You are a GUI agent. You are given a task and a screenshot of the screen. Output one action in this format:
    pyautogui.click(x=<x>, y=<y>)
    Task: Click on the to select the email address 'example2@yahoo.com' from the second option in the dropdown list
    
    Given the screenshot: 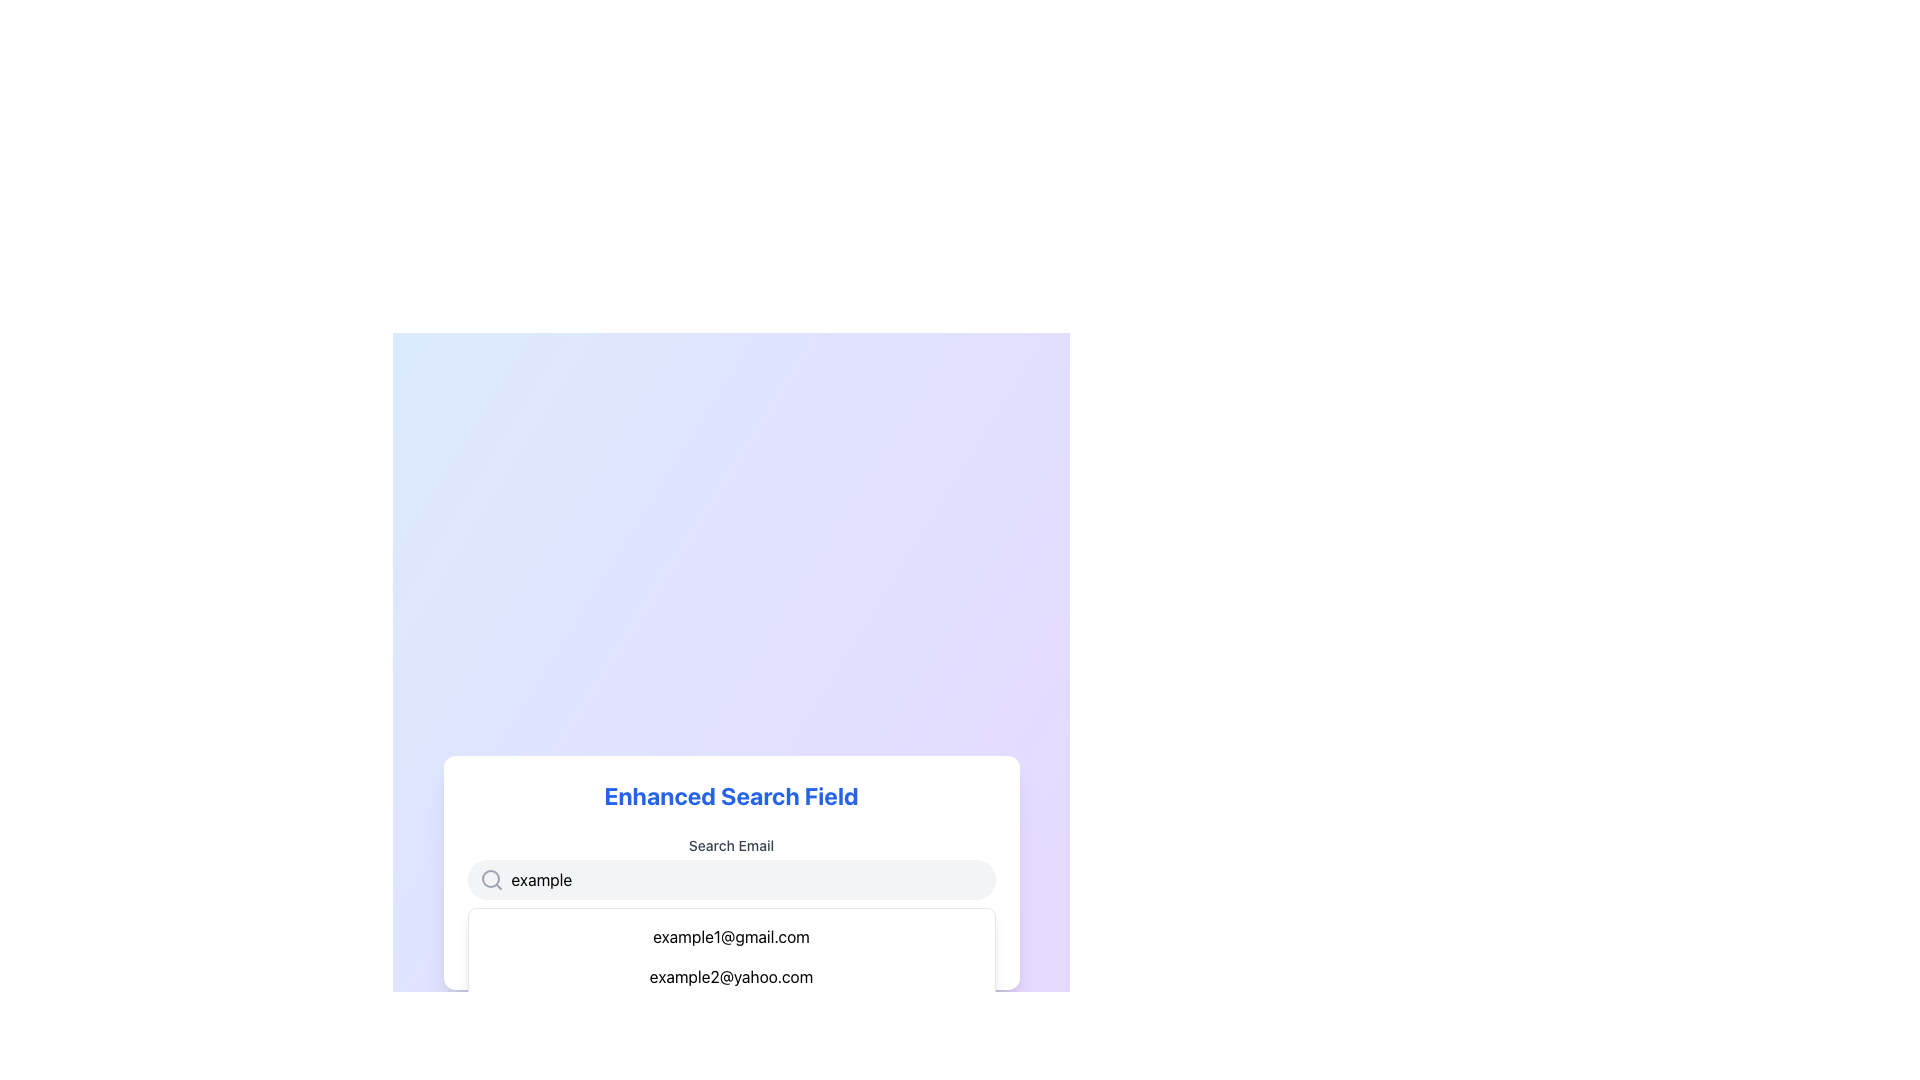 What is the action you would take?
    pyautogui.click(x=730, y=976)
    